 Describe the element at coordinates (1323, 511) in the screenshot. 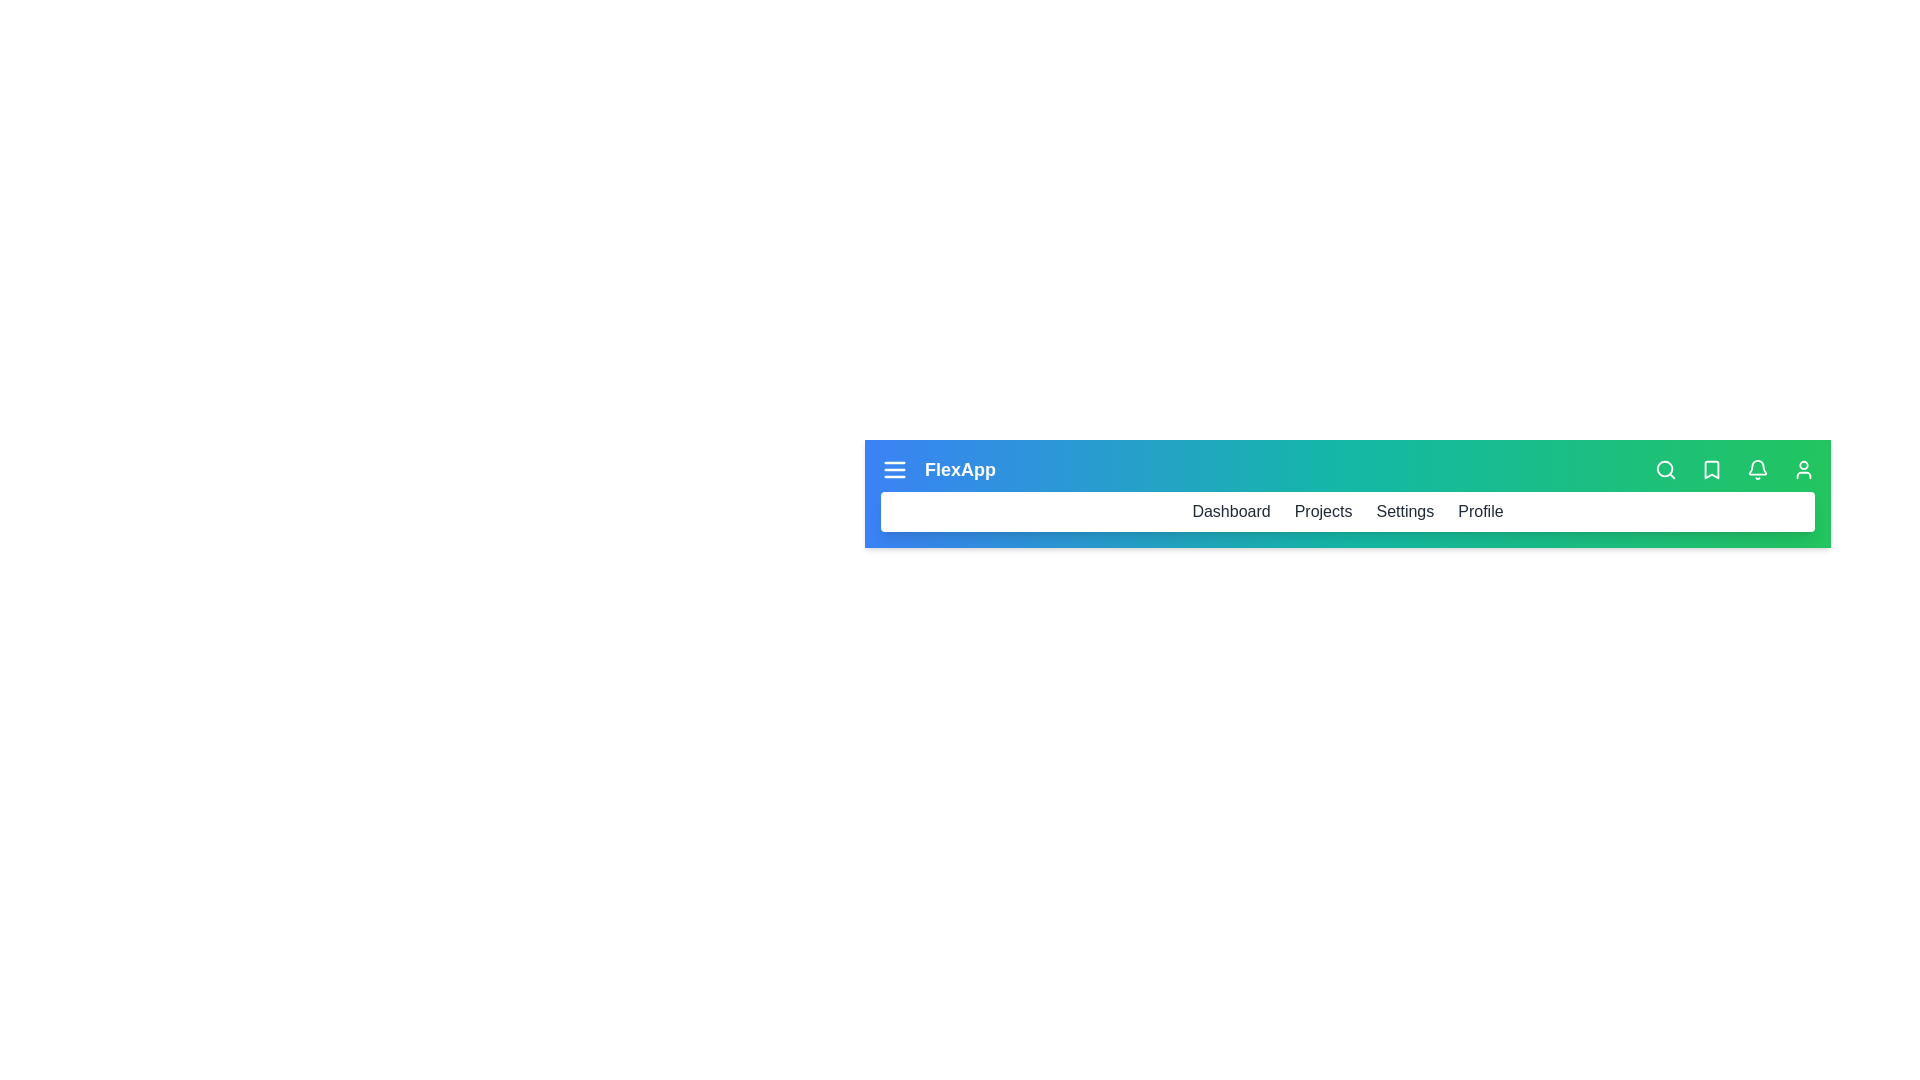

I see `the Projects navigation link` at that location.